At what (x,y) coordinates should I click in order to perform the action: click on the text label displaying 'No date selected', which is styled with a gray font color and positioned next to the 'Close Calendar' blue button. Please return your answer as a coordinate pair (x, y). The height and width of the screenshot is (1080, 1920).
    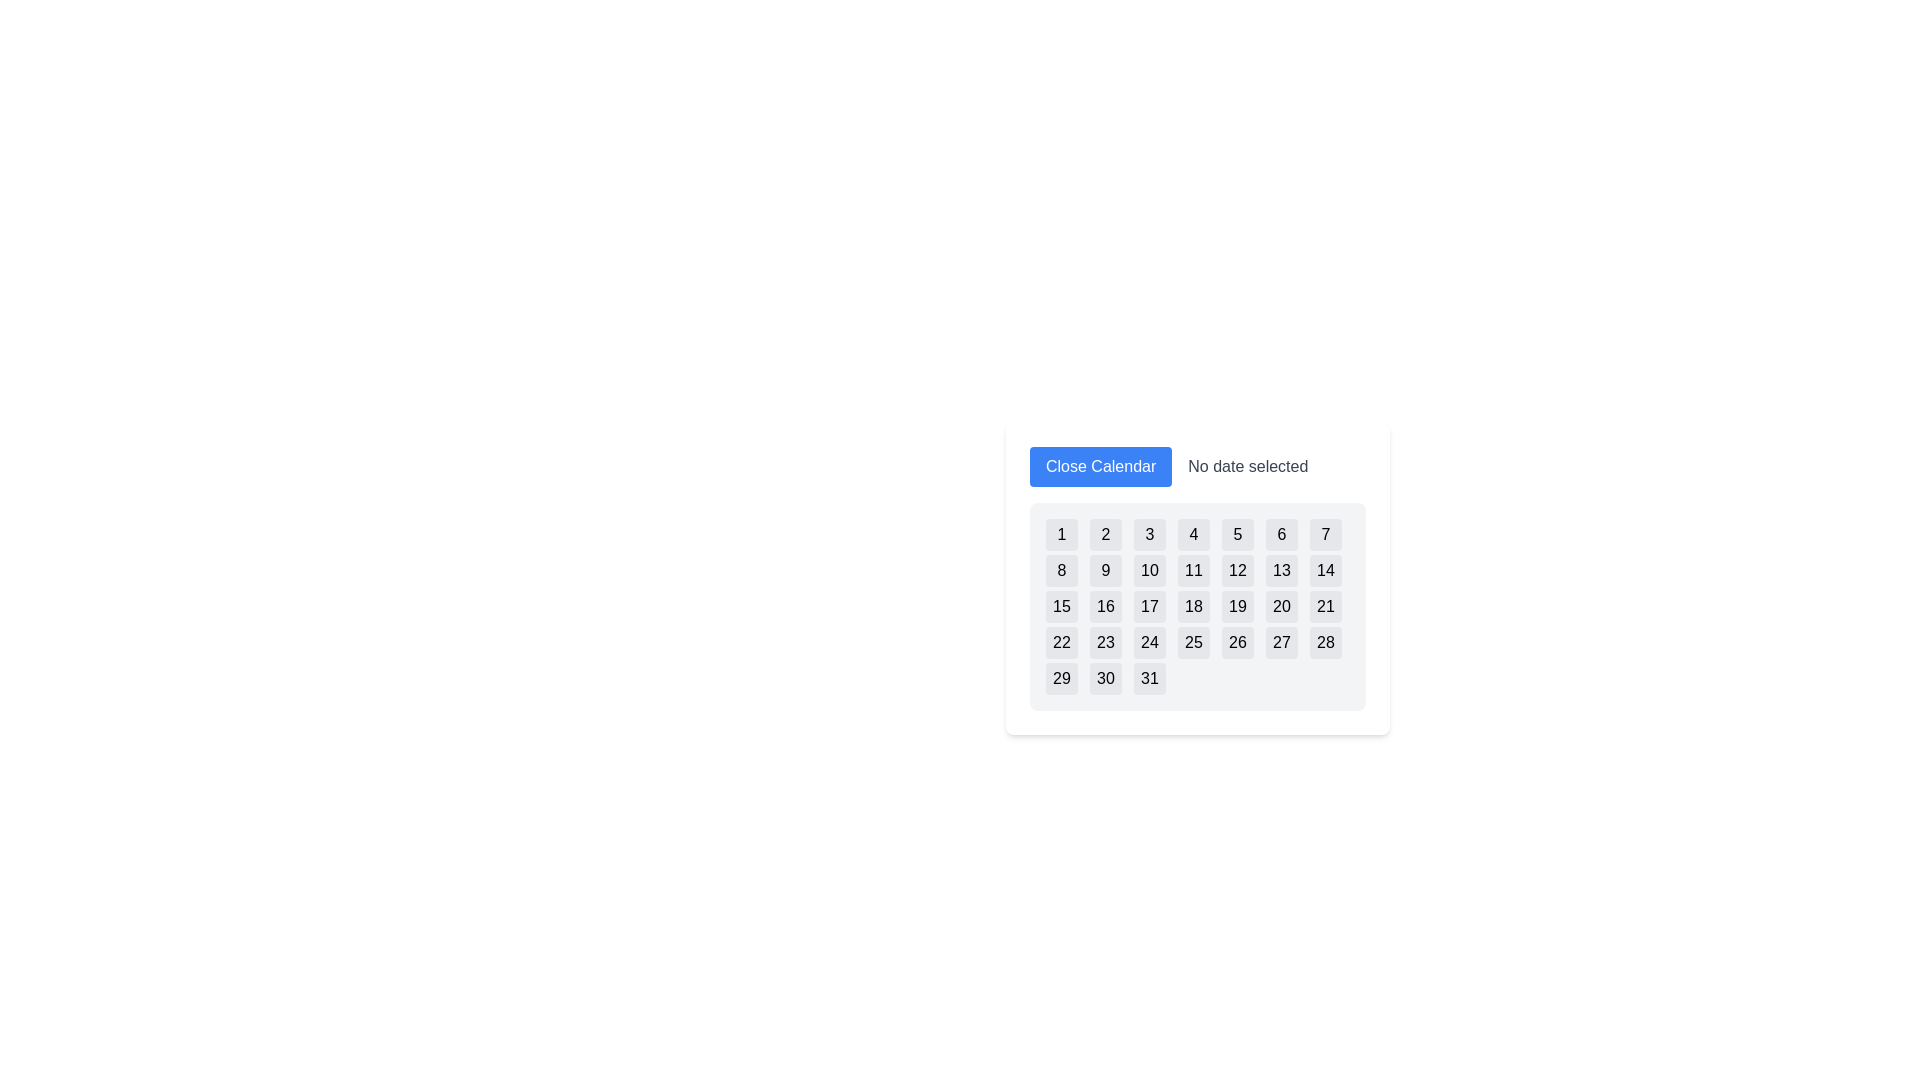
    Looking at the image, I should click on (1247, 466).